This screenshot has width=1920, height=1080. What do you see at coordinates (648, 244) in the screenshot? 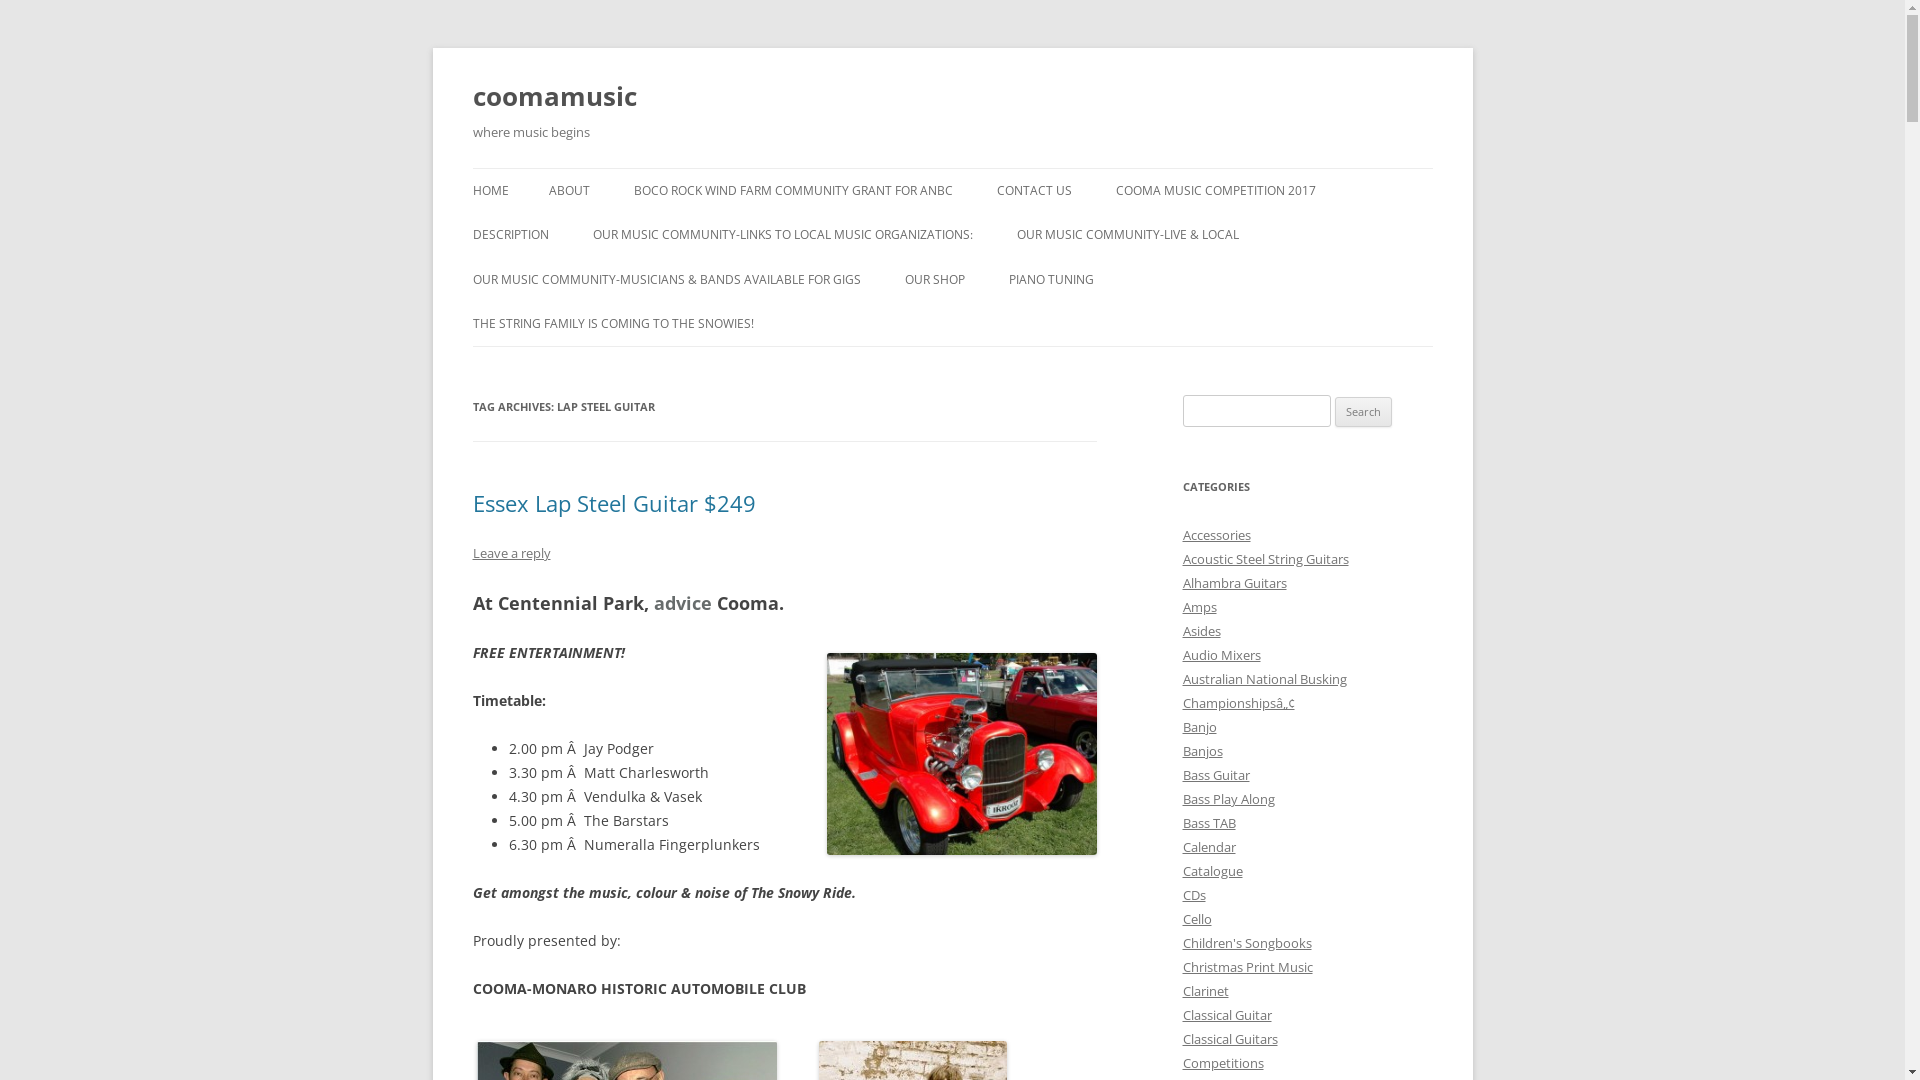
I see `'COOMA MUSIC COMPETITION 2010'` at bounding box center [648, 244].